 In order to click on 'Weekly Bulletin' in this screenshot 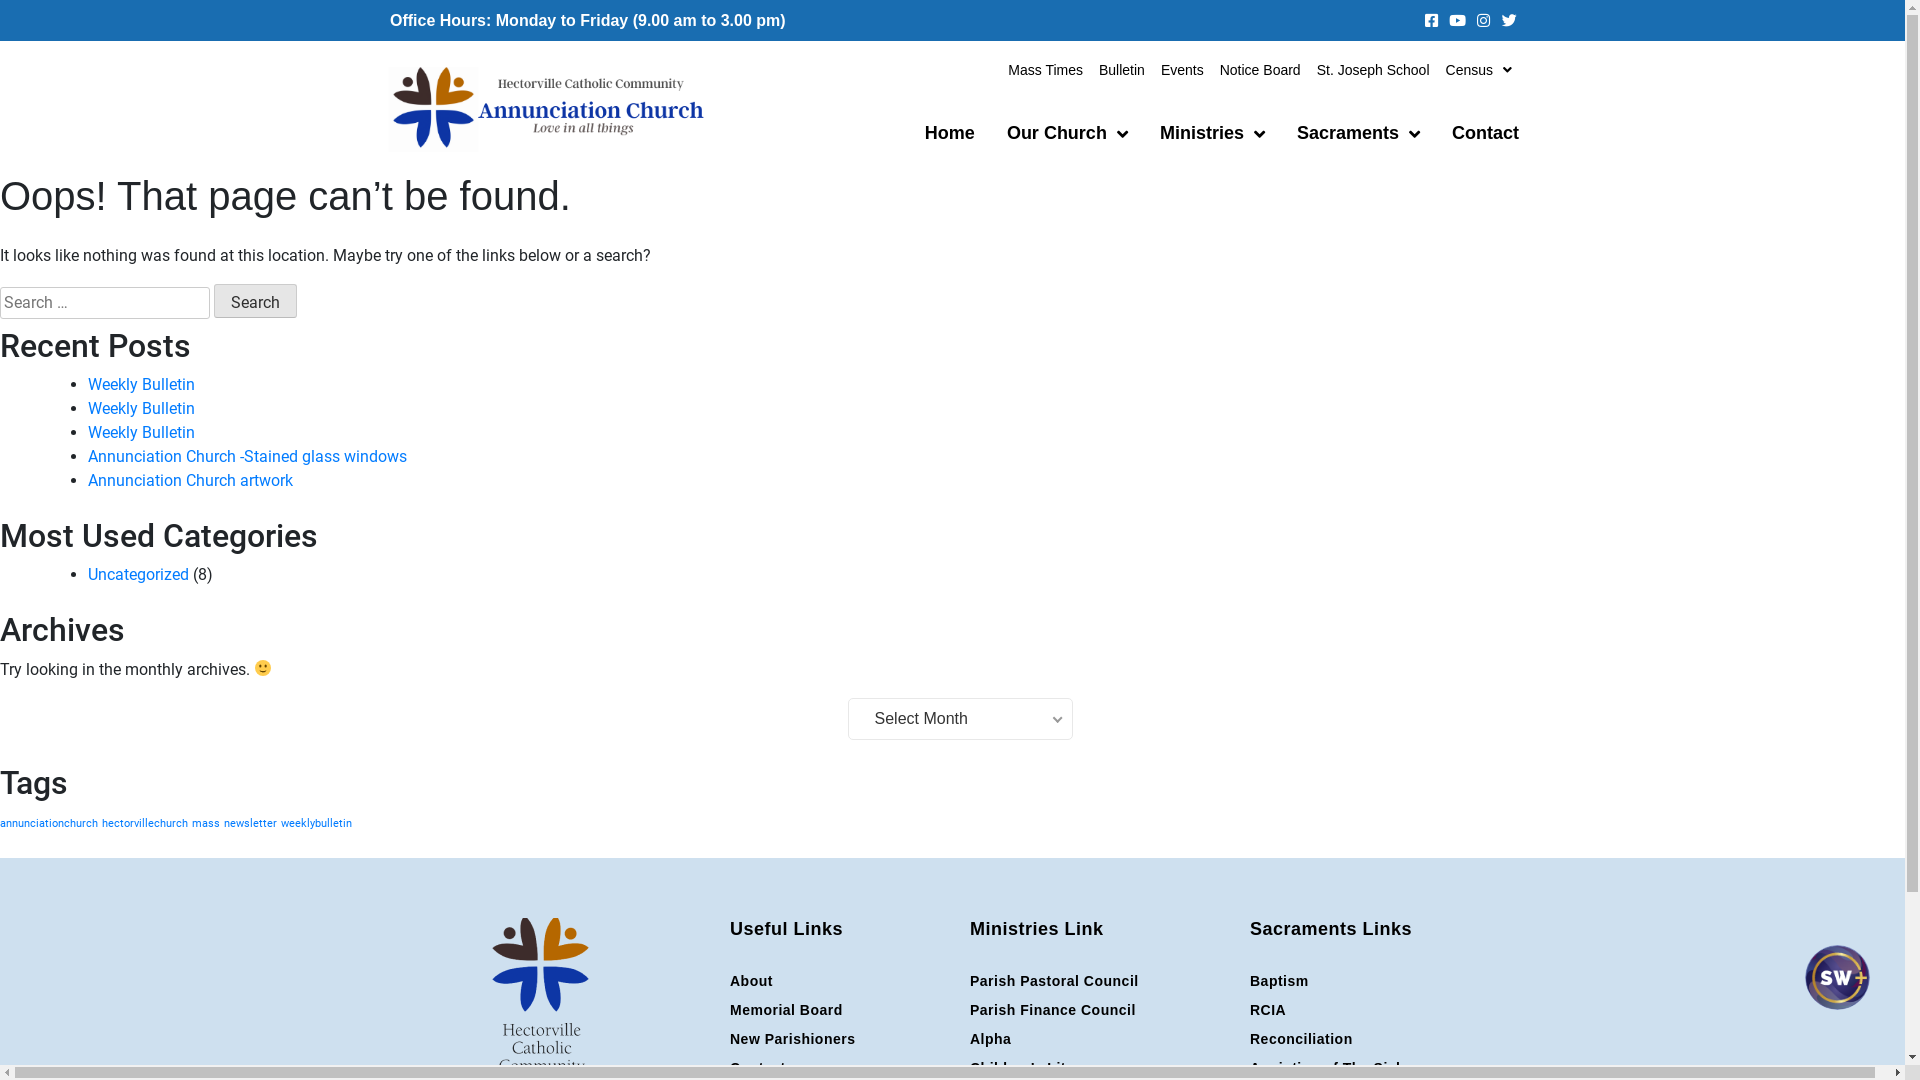, I will do `click(140, 431)`.